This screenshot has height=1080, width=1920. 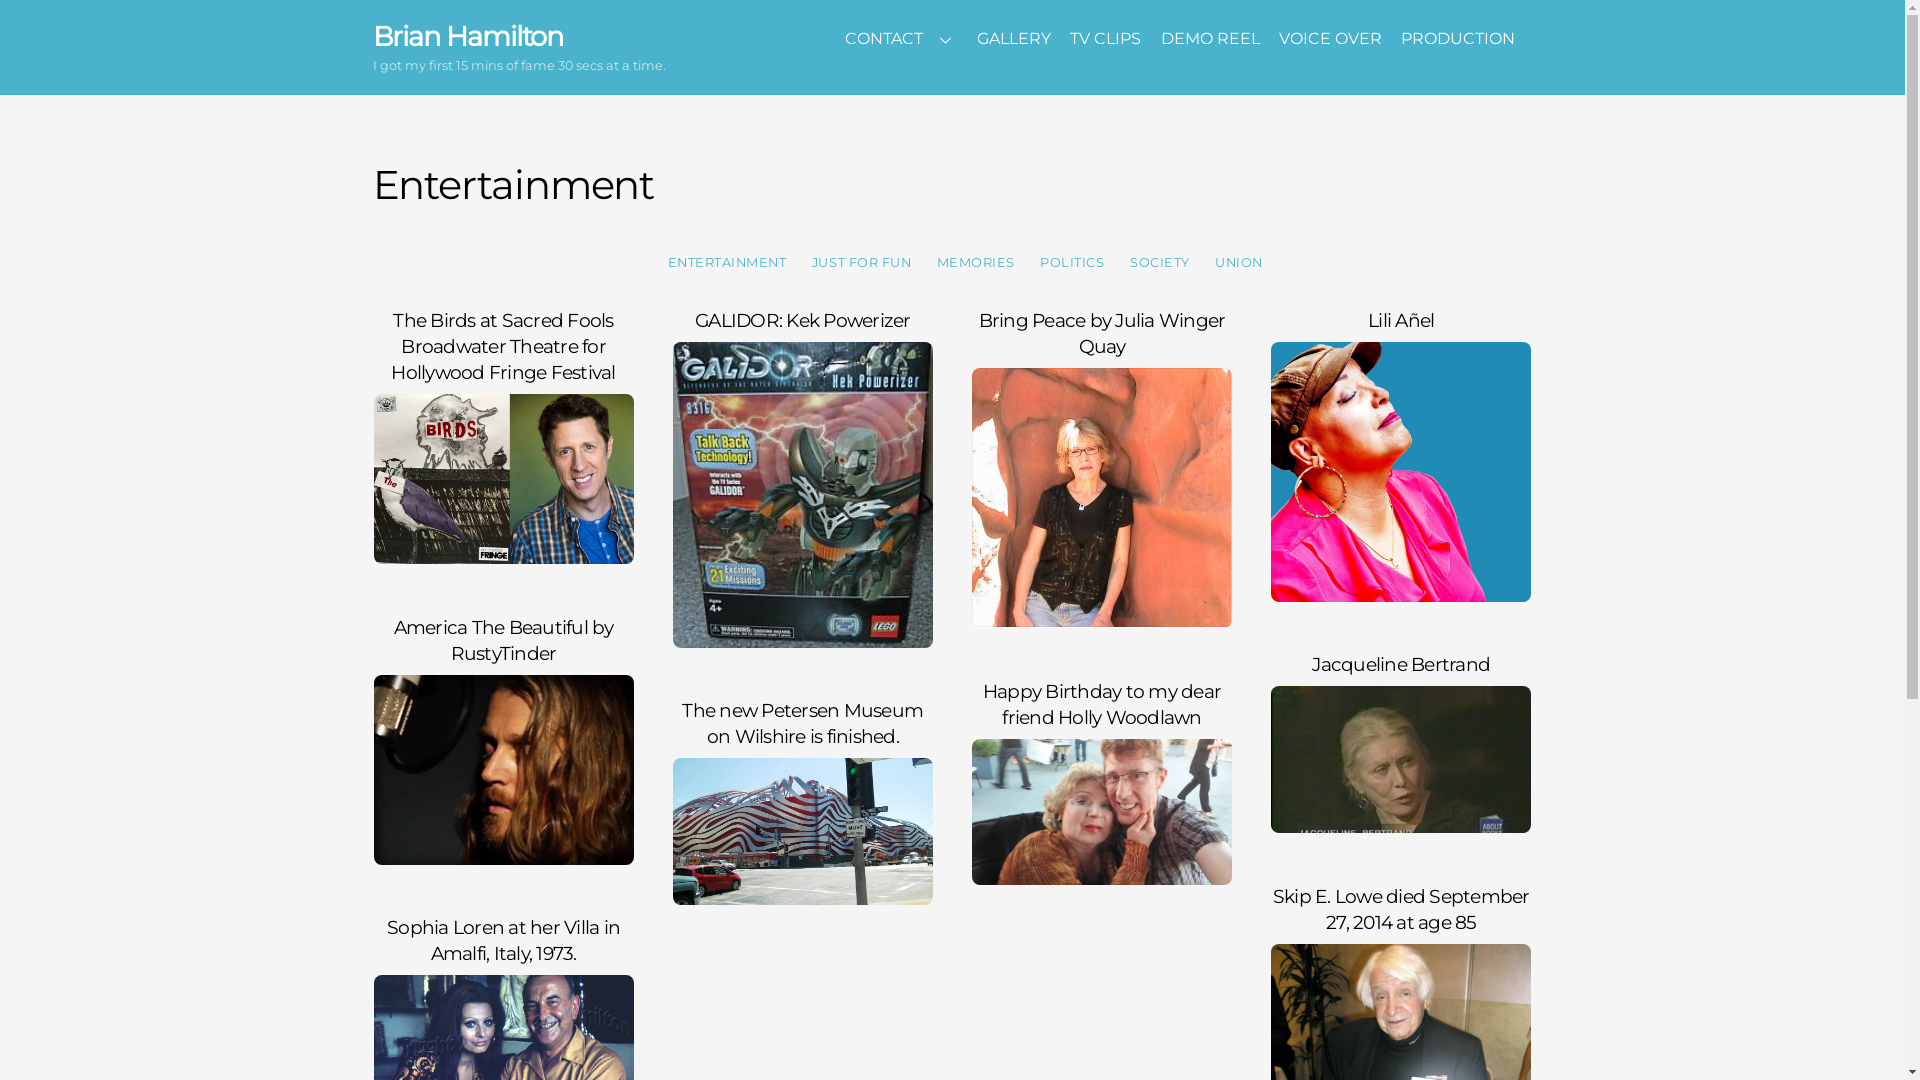 What do you see at coordinates (975, 261) in the screenshot?
I see `'MEMORIES'` at bounding box center [975, 261].